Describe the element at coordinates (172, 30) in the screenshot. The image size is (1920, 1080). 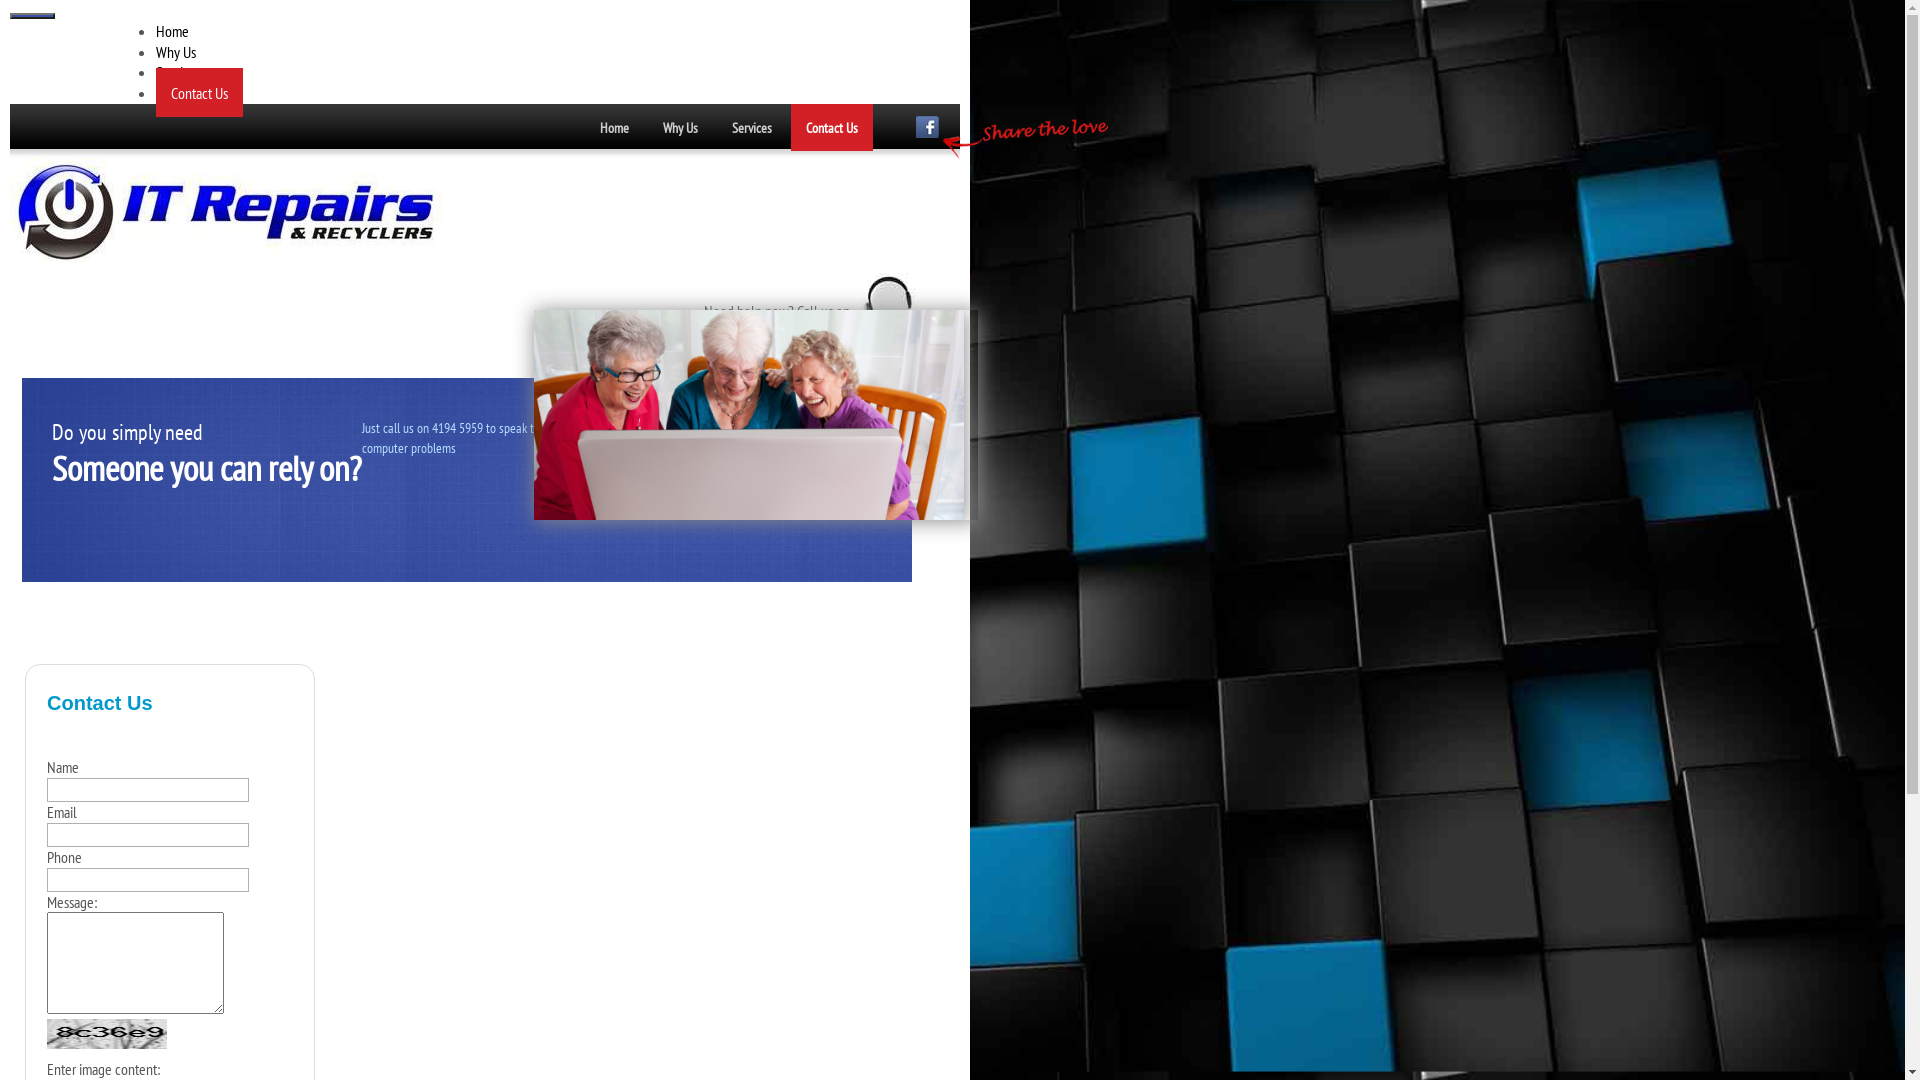
I see `'Home'` at that location.